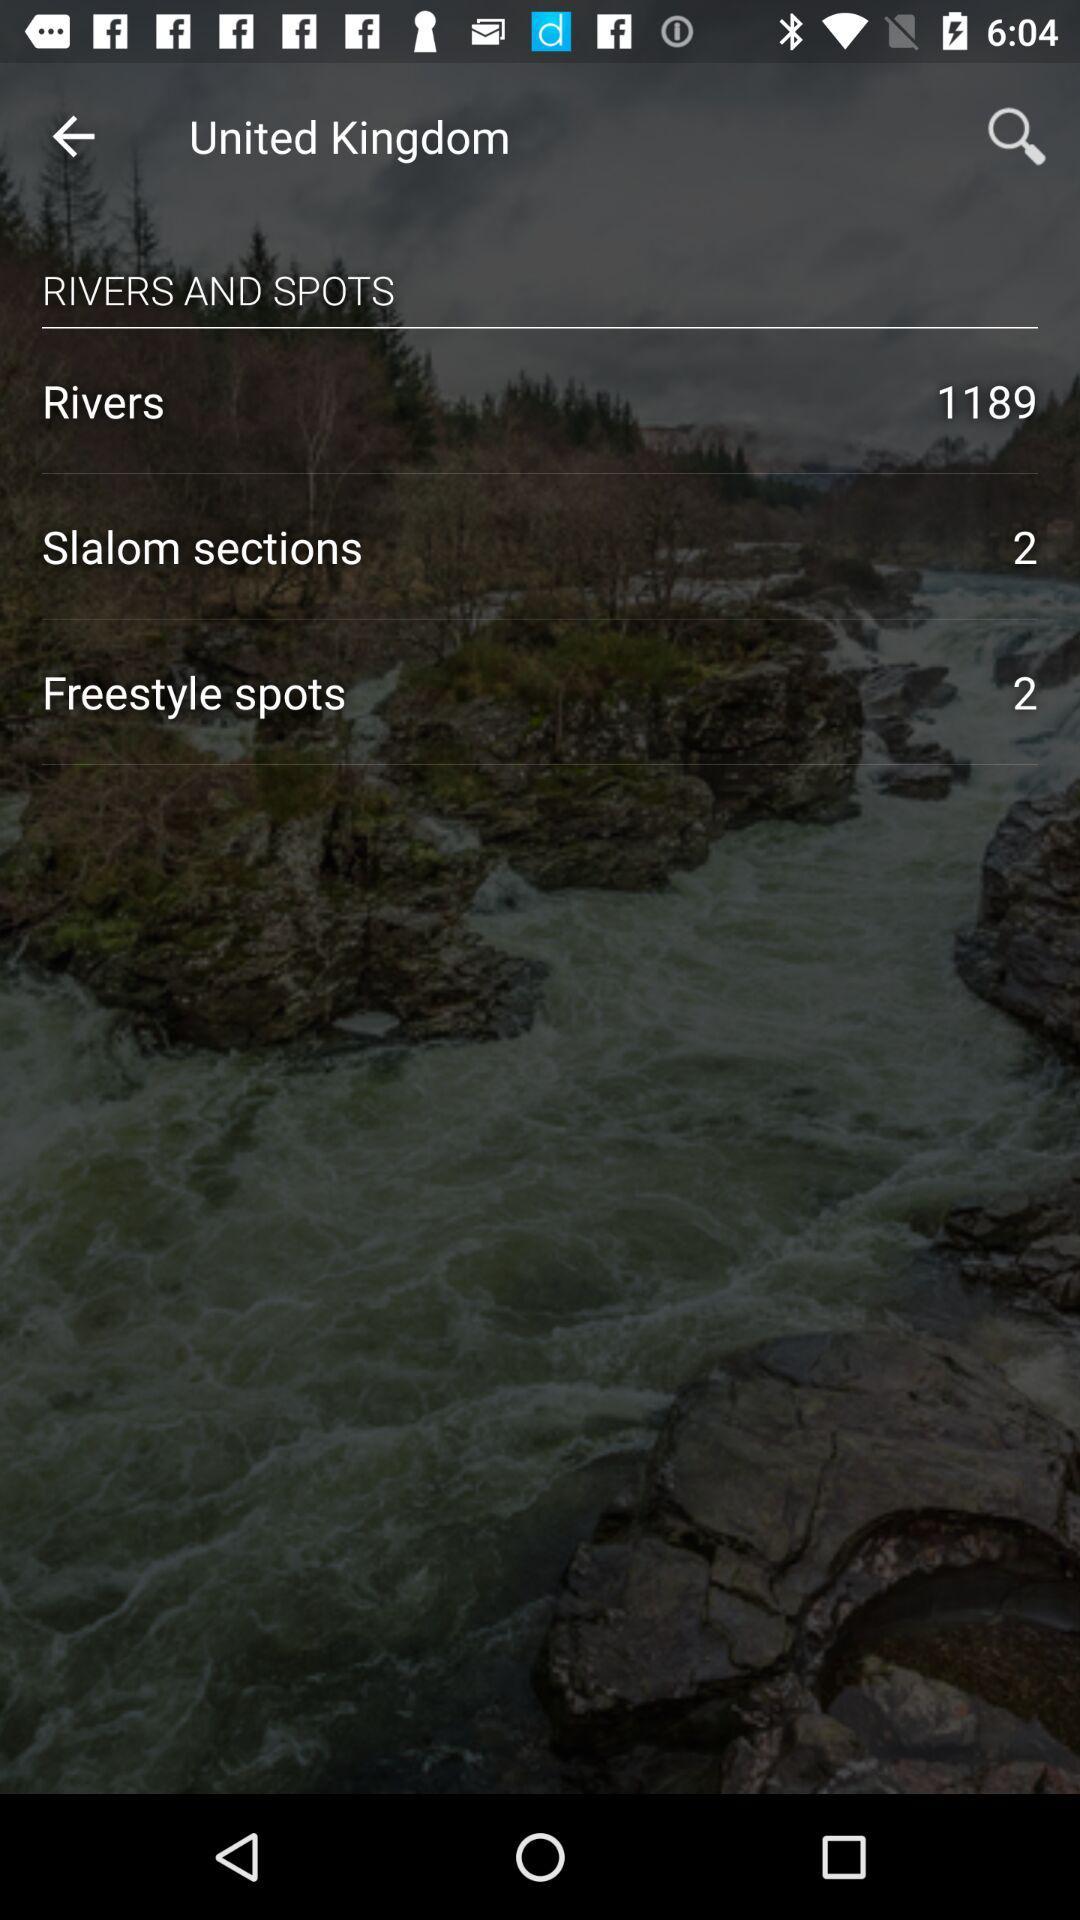 Image resolution: width=1080 pixels, height=1920 pixels. What do you see at coordinates (505, 546) in the screenshot?
I see `the slalom sections` at bounding box center [505, 546].